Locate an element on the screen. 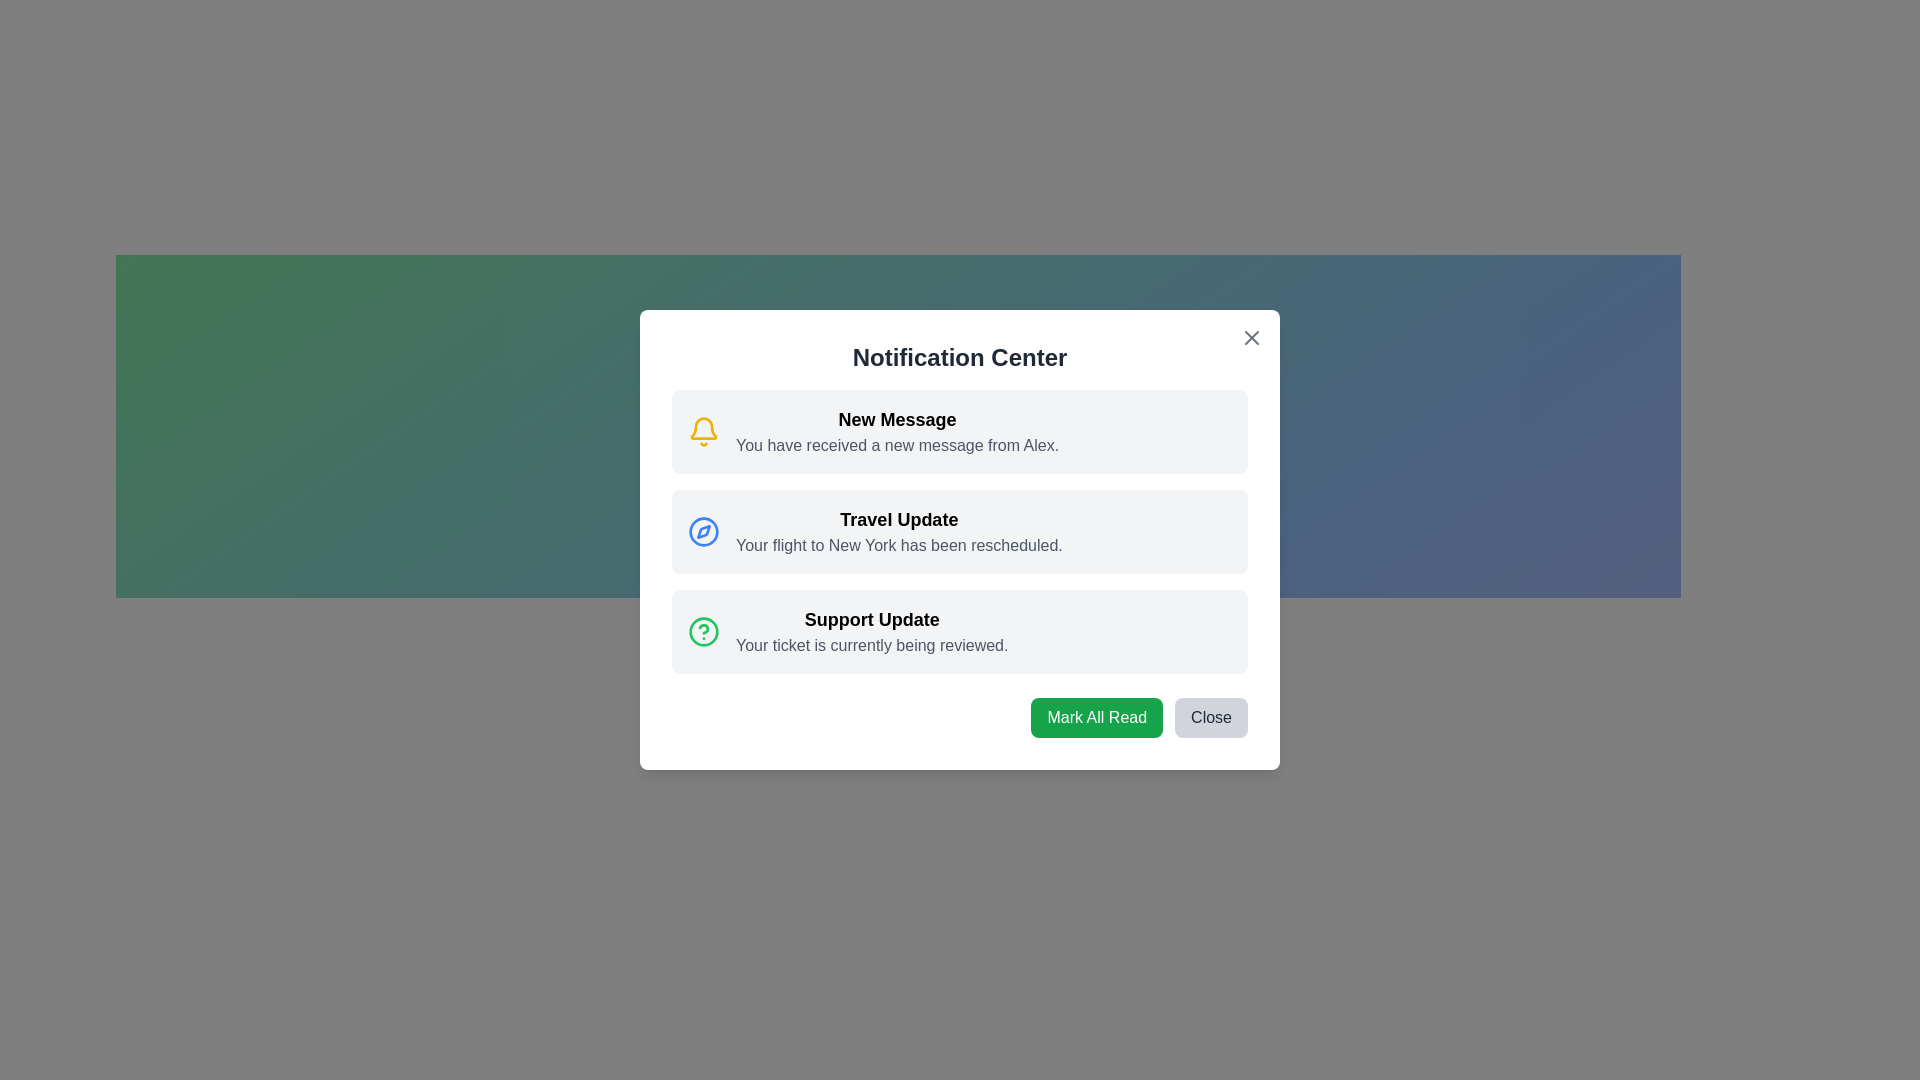 The image size is (1920, 1080). the title text of the third notification item, which is positioned above descriptive text and below other notifications in the vertically stacked list is located at coordinates (872, 619).